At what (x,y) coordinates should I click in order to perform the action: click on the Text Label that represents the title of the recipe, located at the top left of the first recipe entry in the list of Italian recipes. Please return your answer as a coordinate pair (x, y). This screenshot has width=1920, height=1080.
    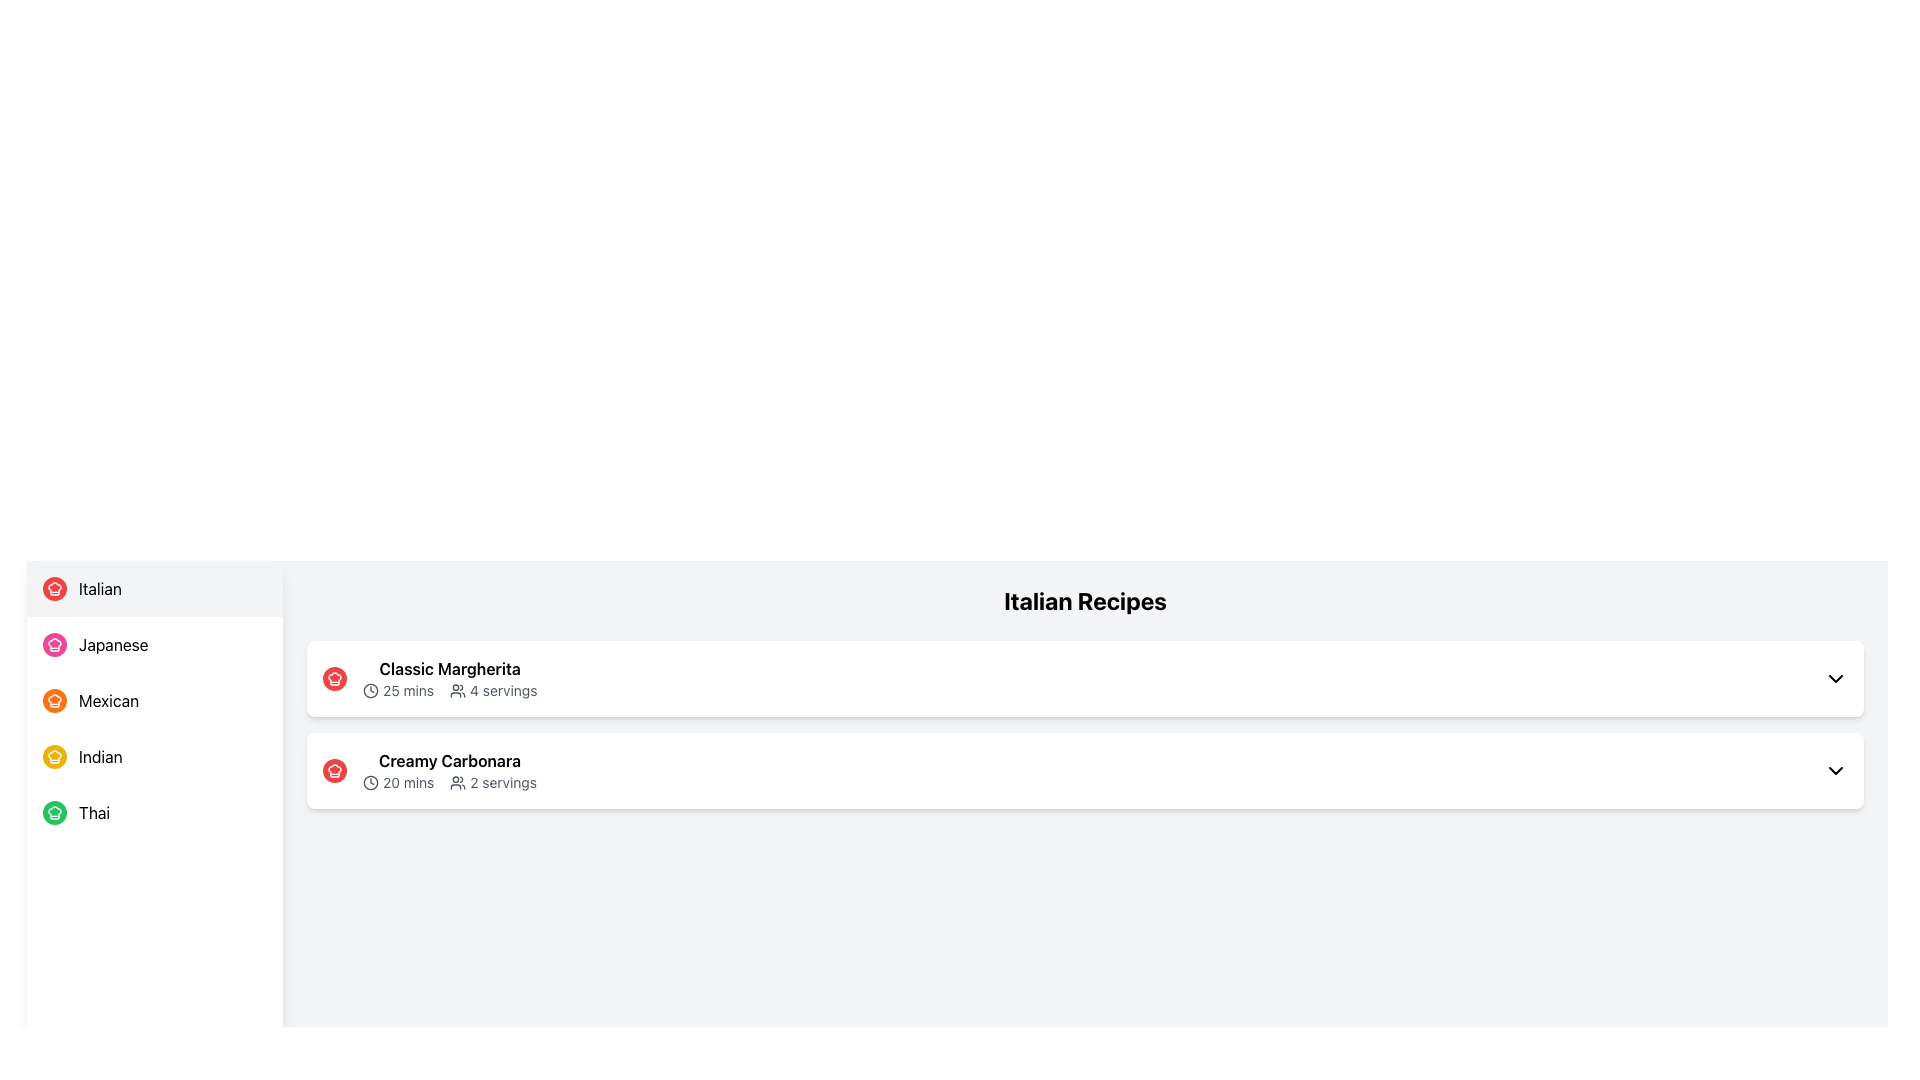
    Looking at the image, I should click on (449, 668).